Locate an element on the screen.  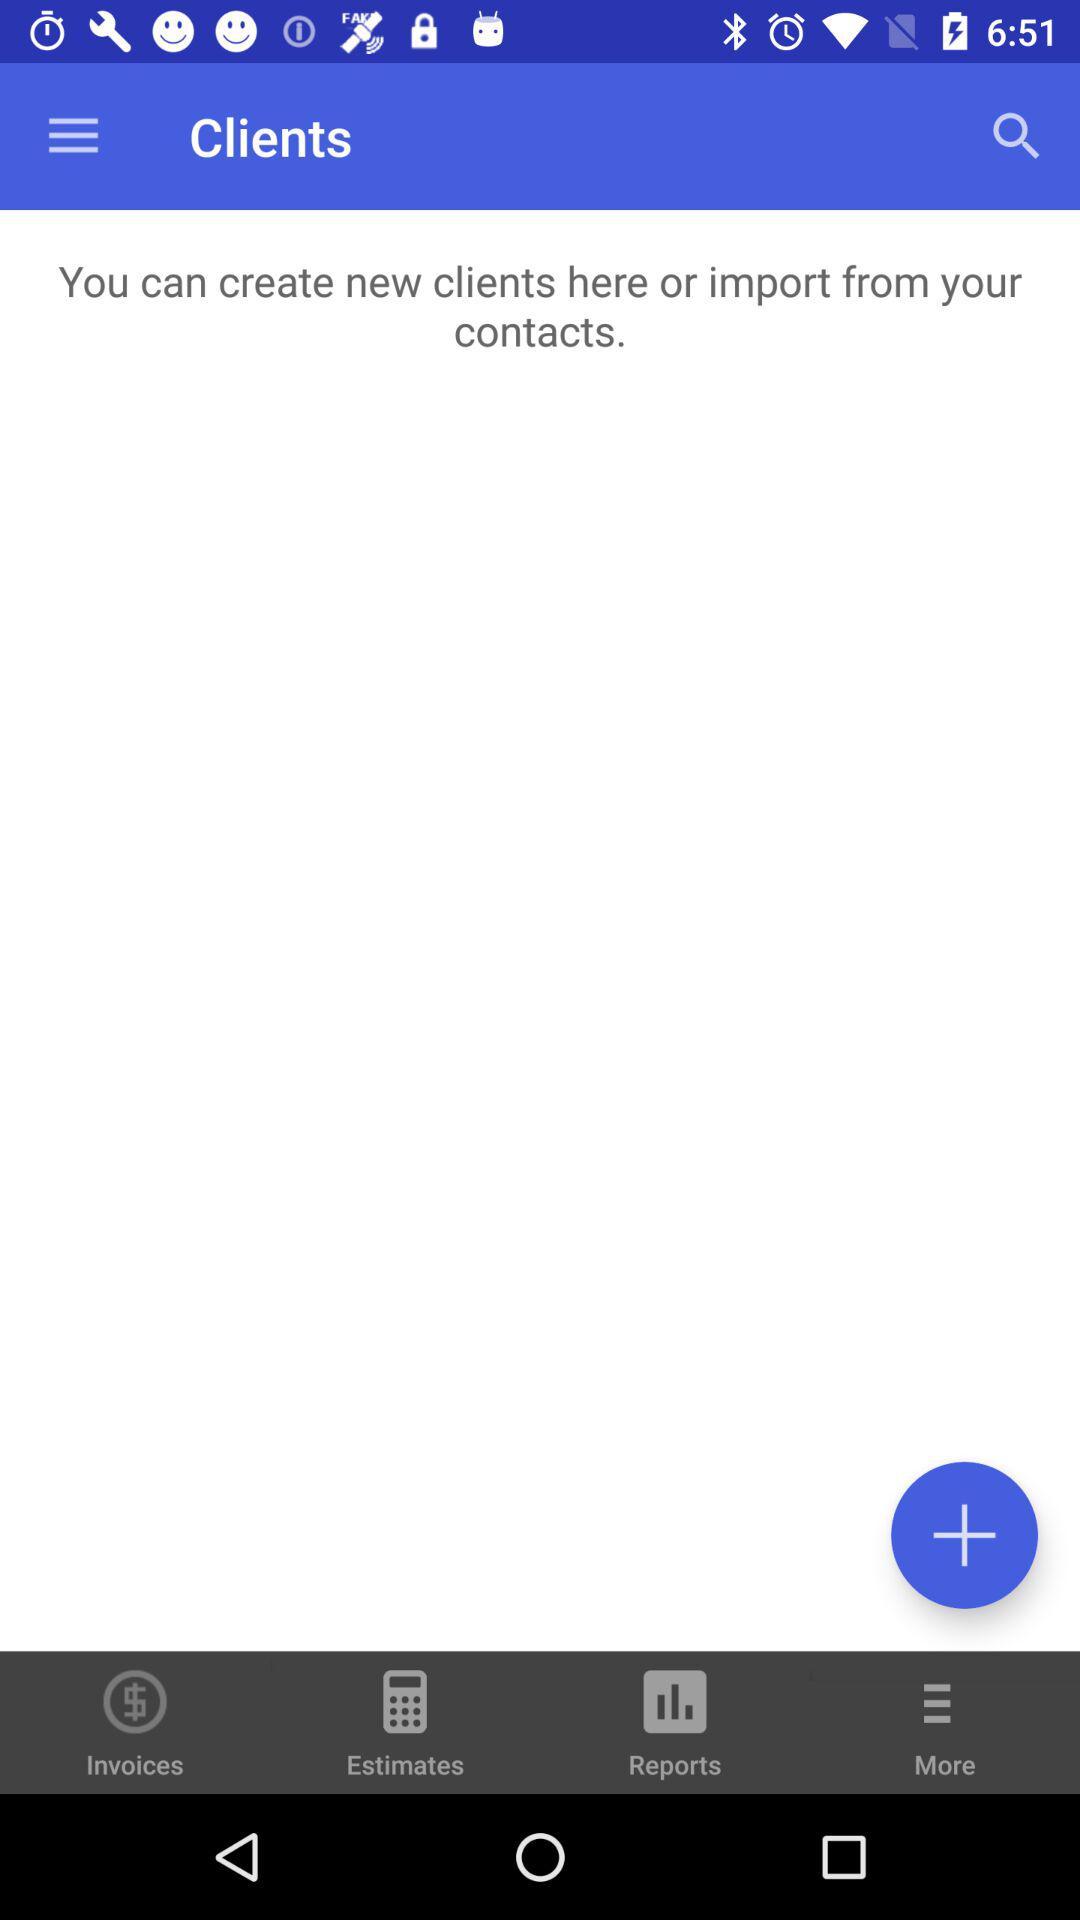
icon to the right of the reports item is located at coordinates (945, 1736).